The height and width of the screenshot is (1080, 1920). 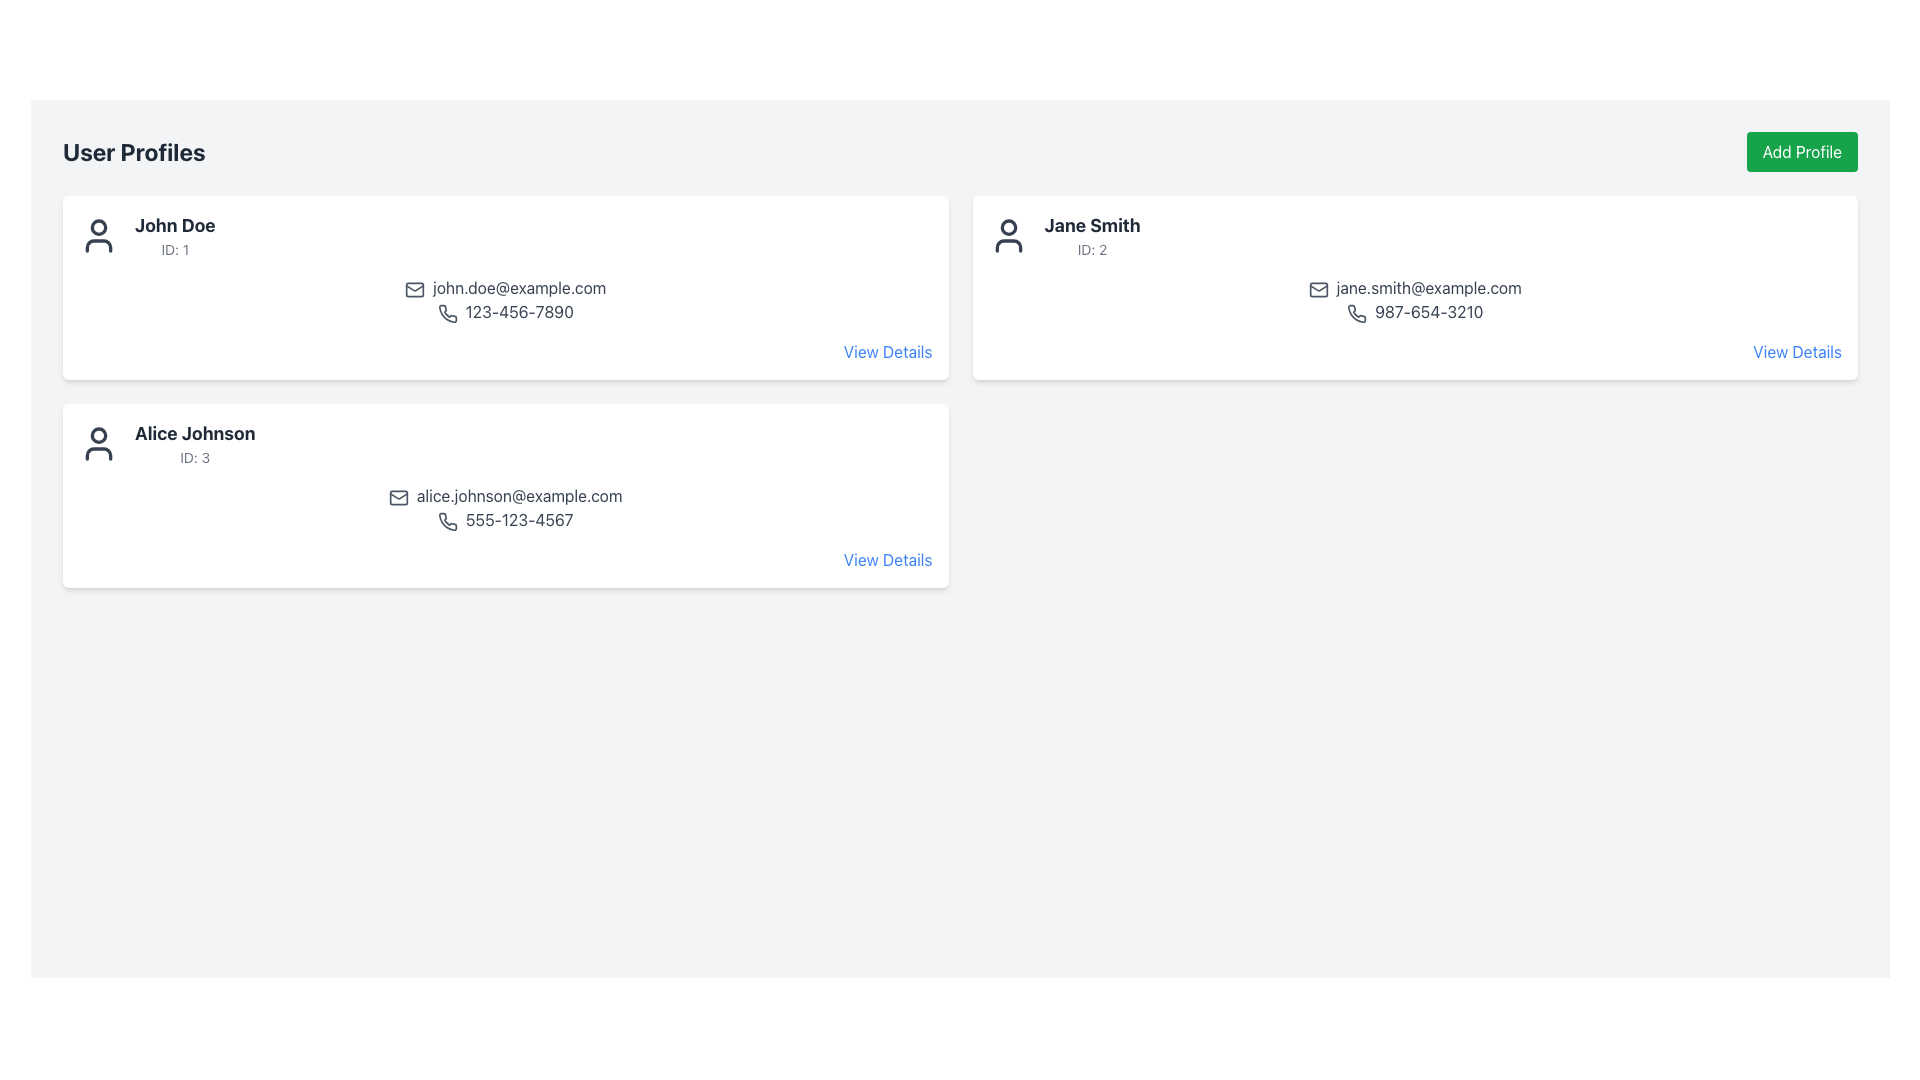 What do you see at coordinates (195, 433) in the screenshot?
I see `bold text label 'Alice Johnson' located at the top of the user profile card` at bounding box center [195, 433].